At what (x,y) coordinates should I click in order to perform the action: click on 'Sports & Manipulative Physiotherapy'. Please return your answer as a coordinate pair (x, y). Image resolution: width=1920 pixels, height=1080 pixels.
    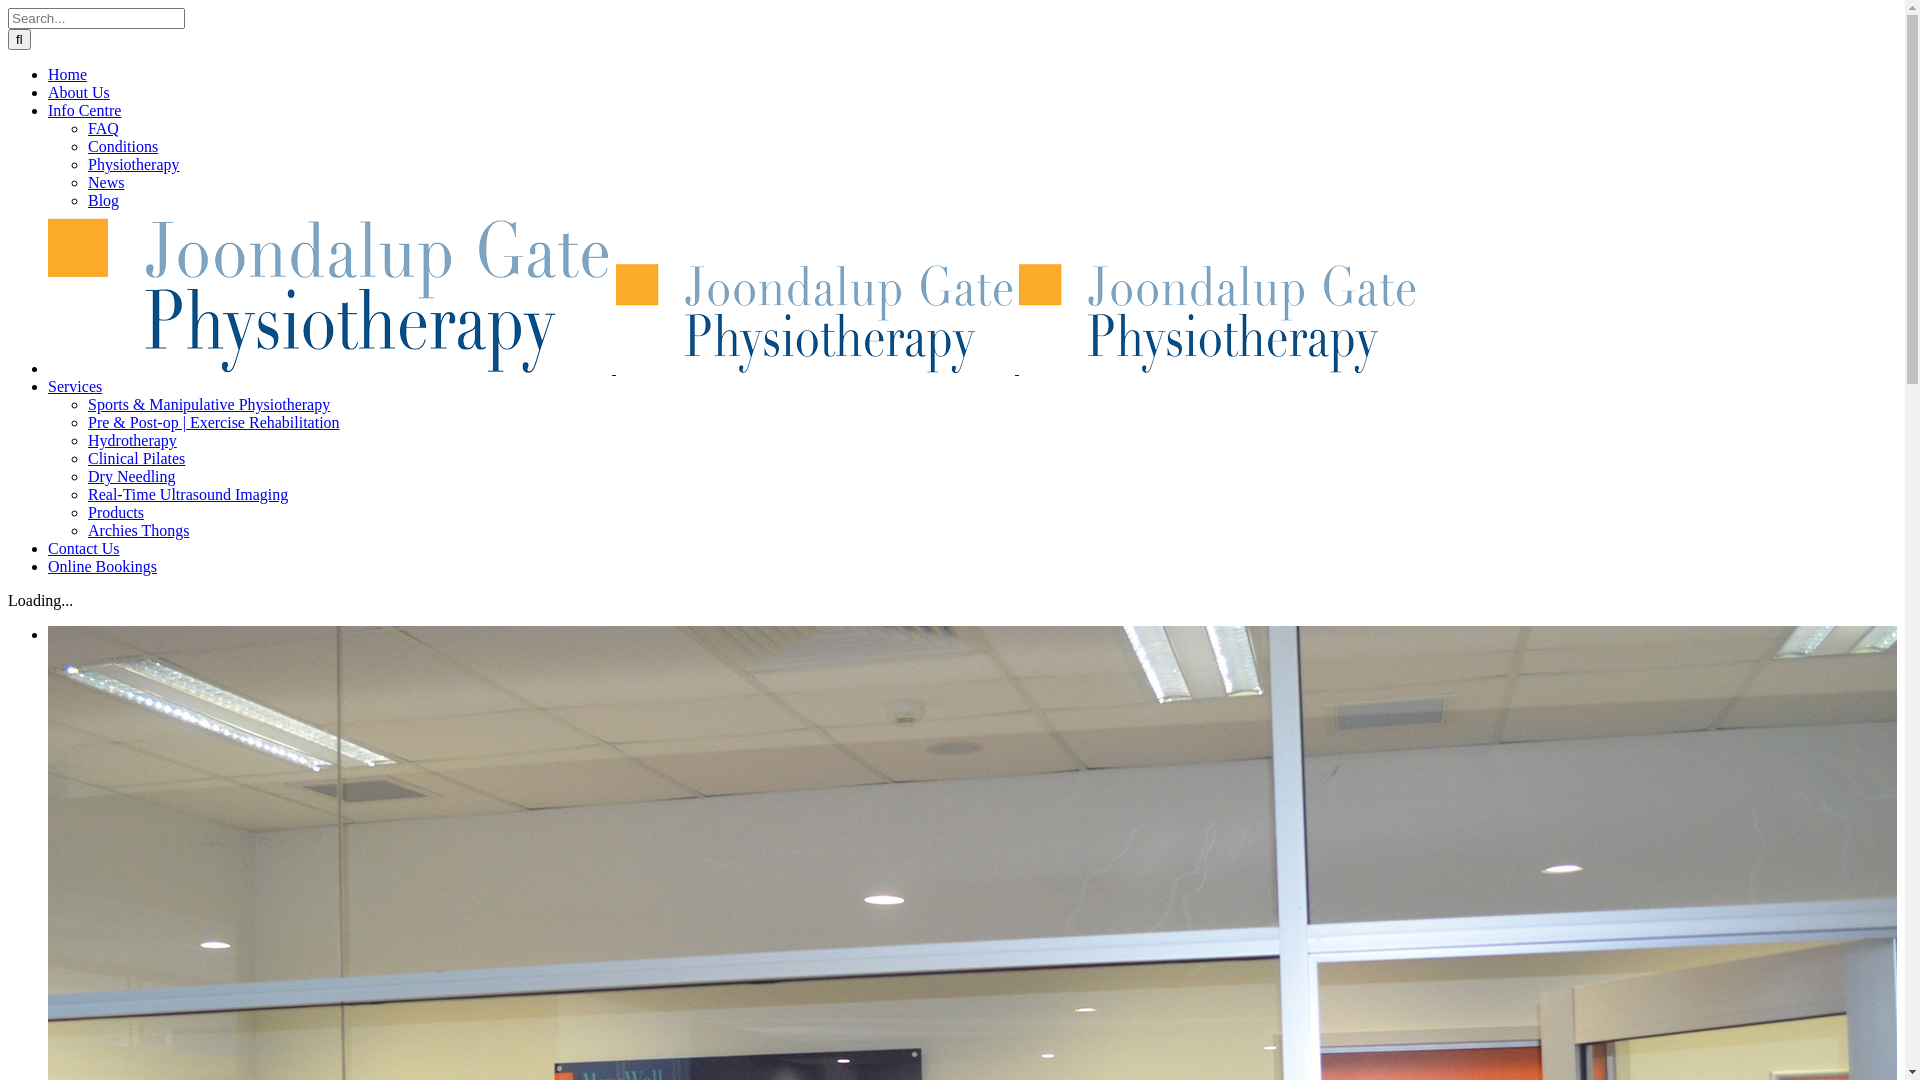
    Looking at the image, I should click on (209, 404).